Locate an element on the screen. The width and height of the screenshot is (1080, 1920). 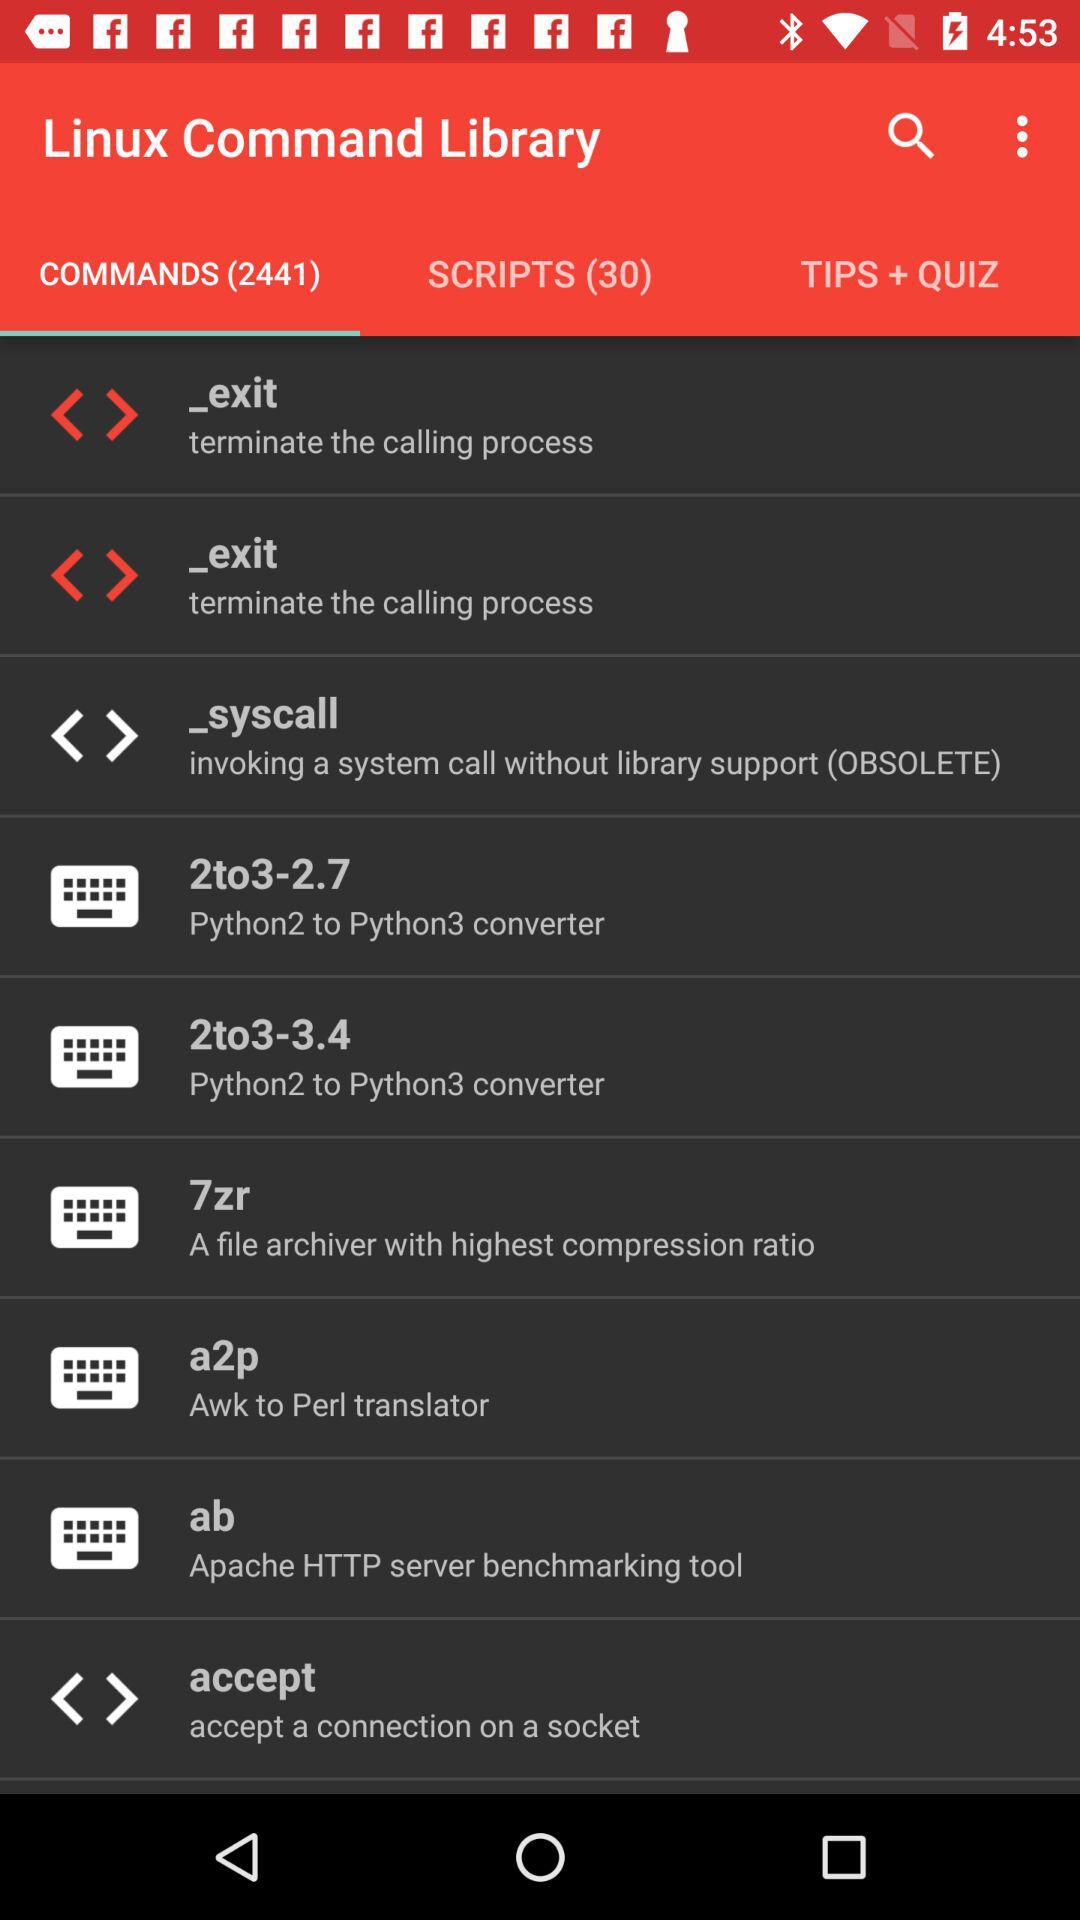
item next to the linux command library icon is located at coordinates (911, 135).